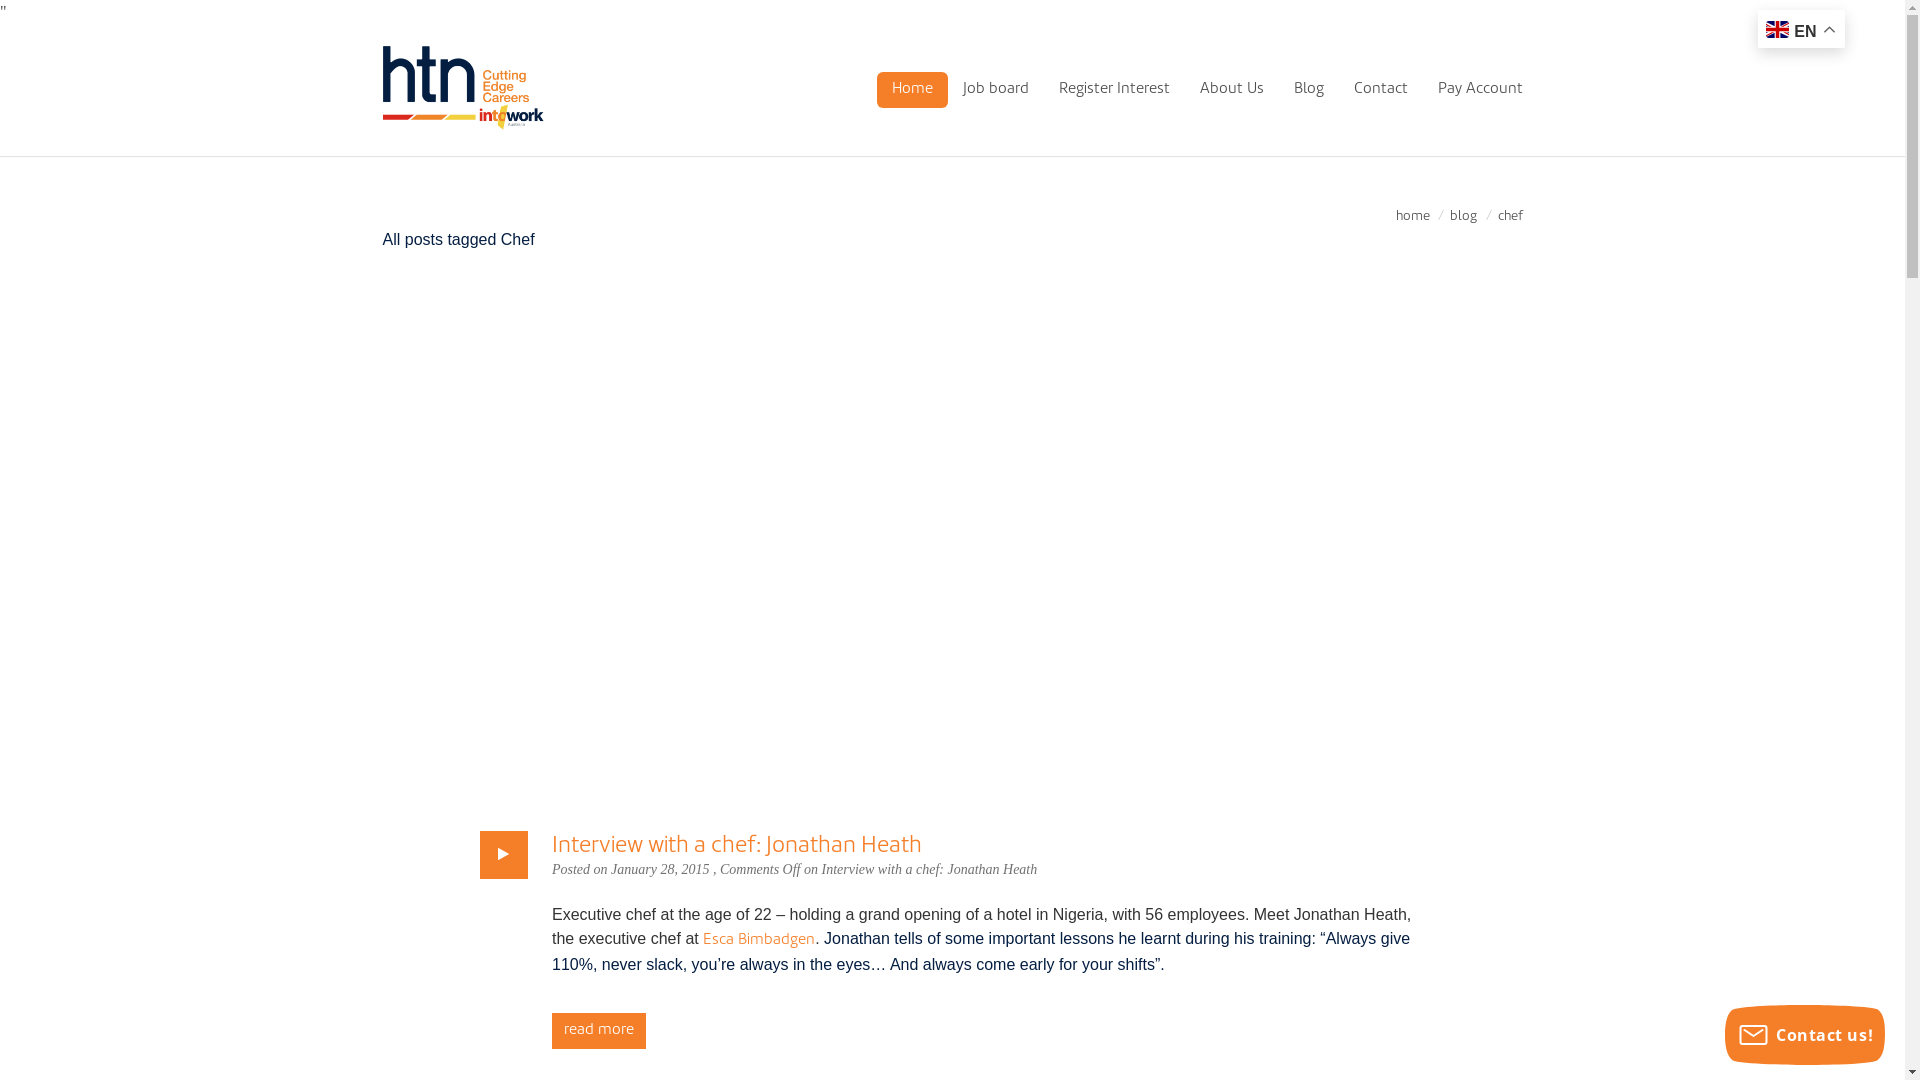  I want to click on 'Contact us!', so click(1804, 1034).